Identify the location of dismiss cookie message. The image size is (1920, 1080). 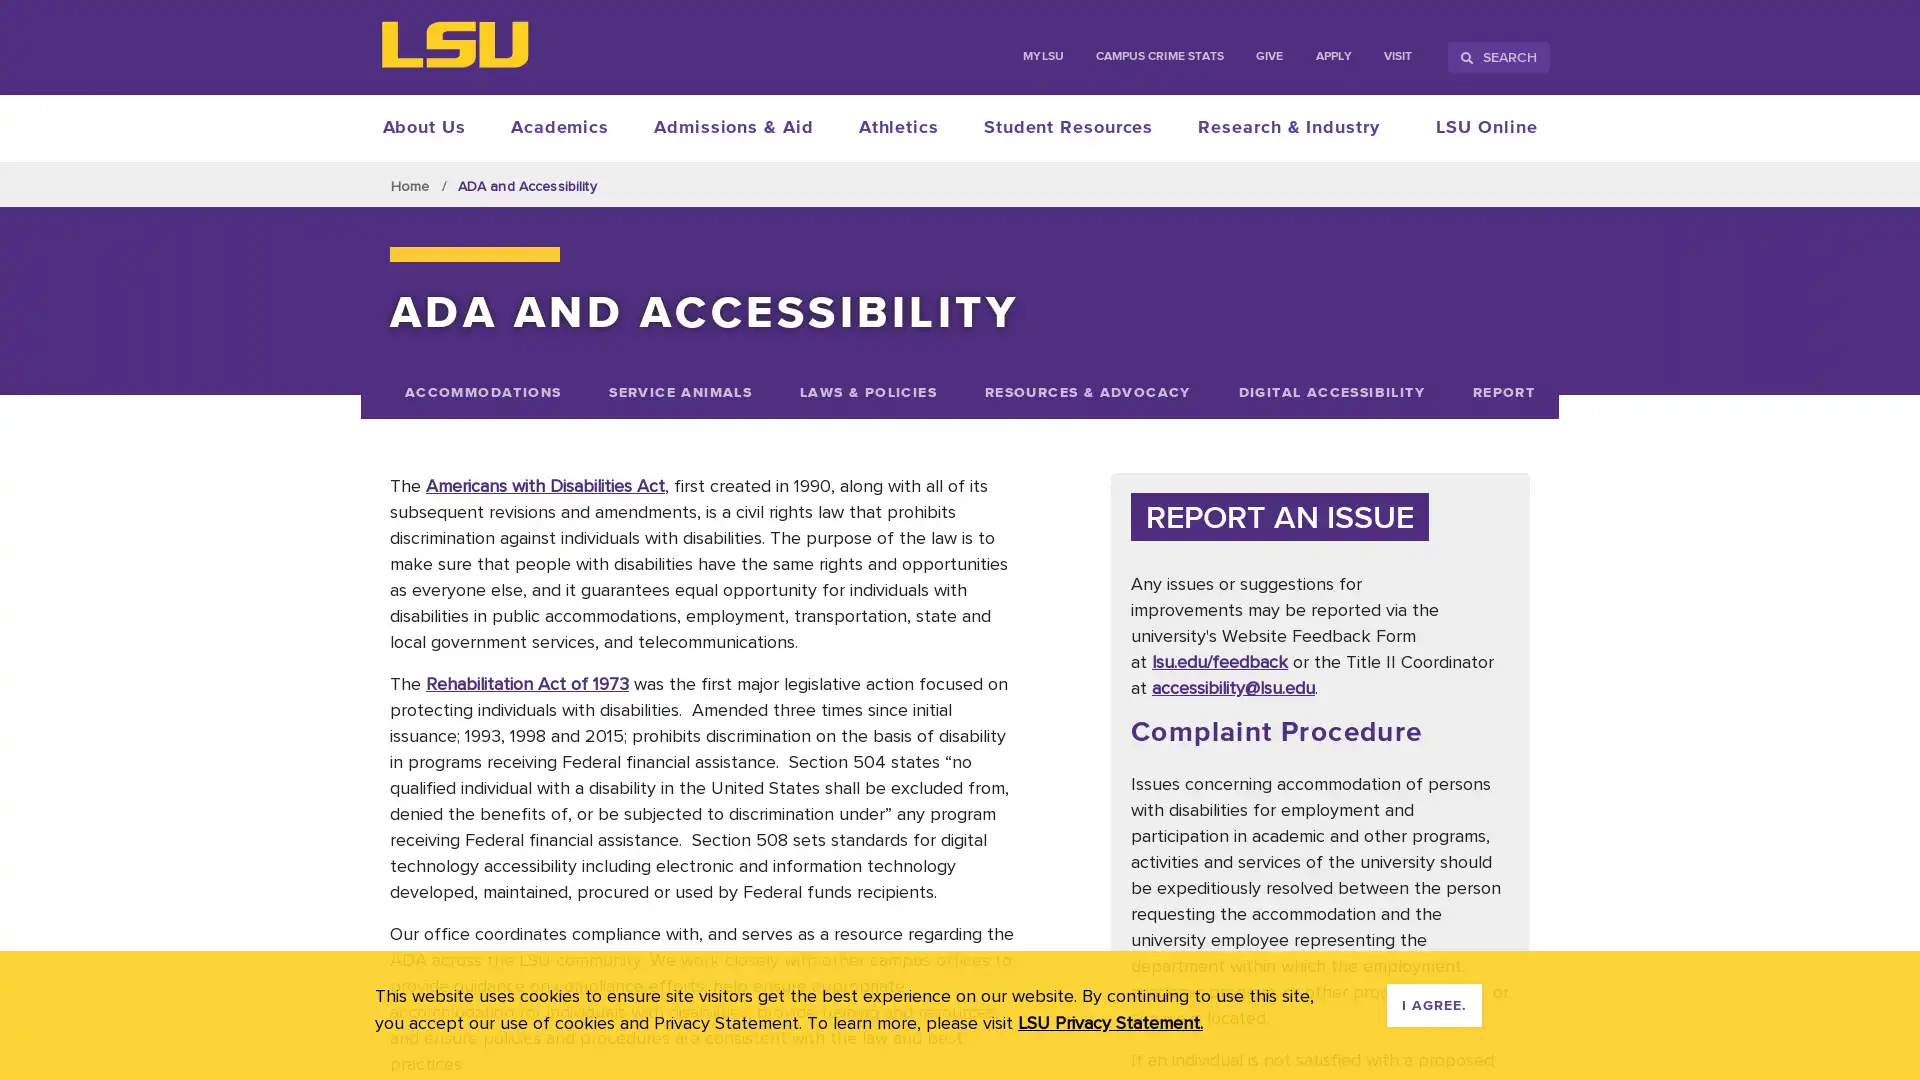
(1433, 1005).